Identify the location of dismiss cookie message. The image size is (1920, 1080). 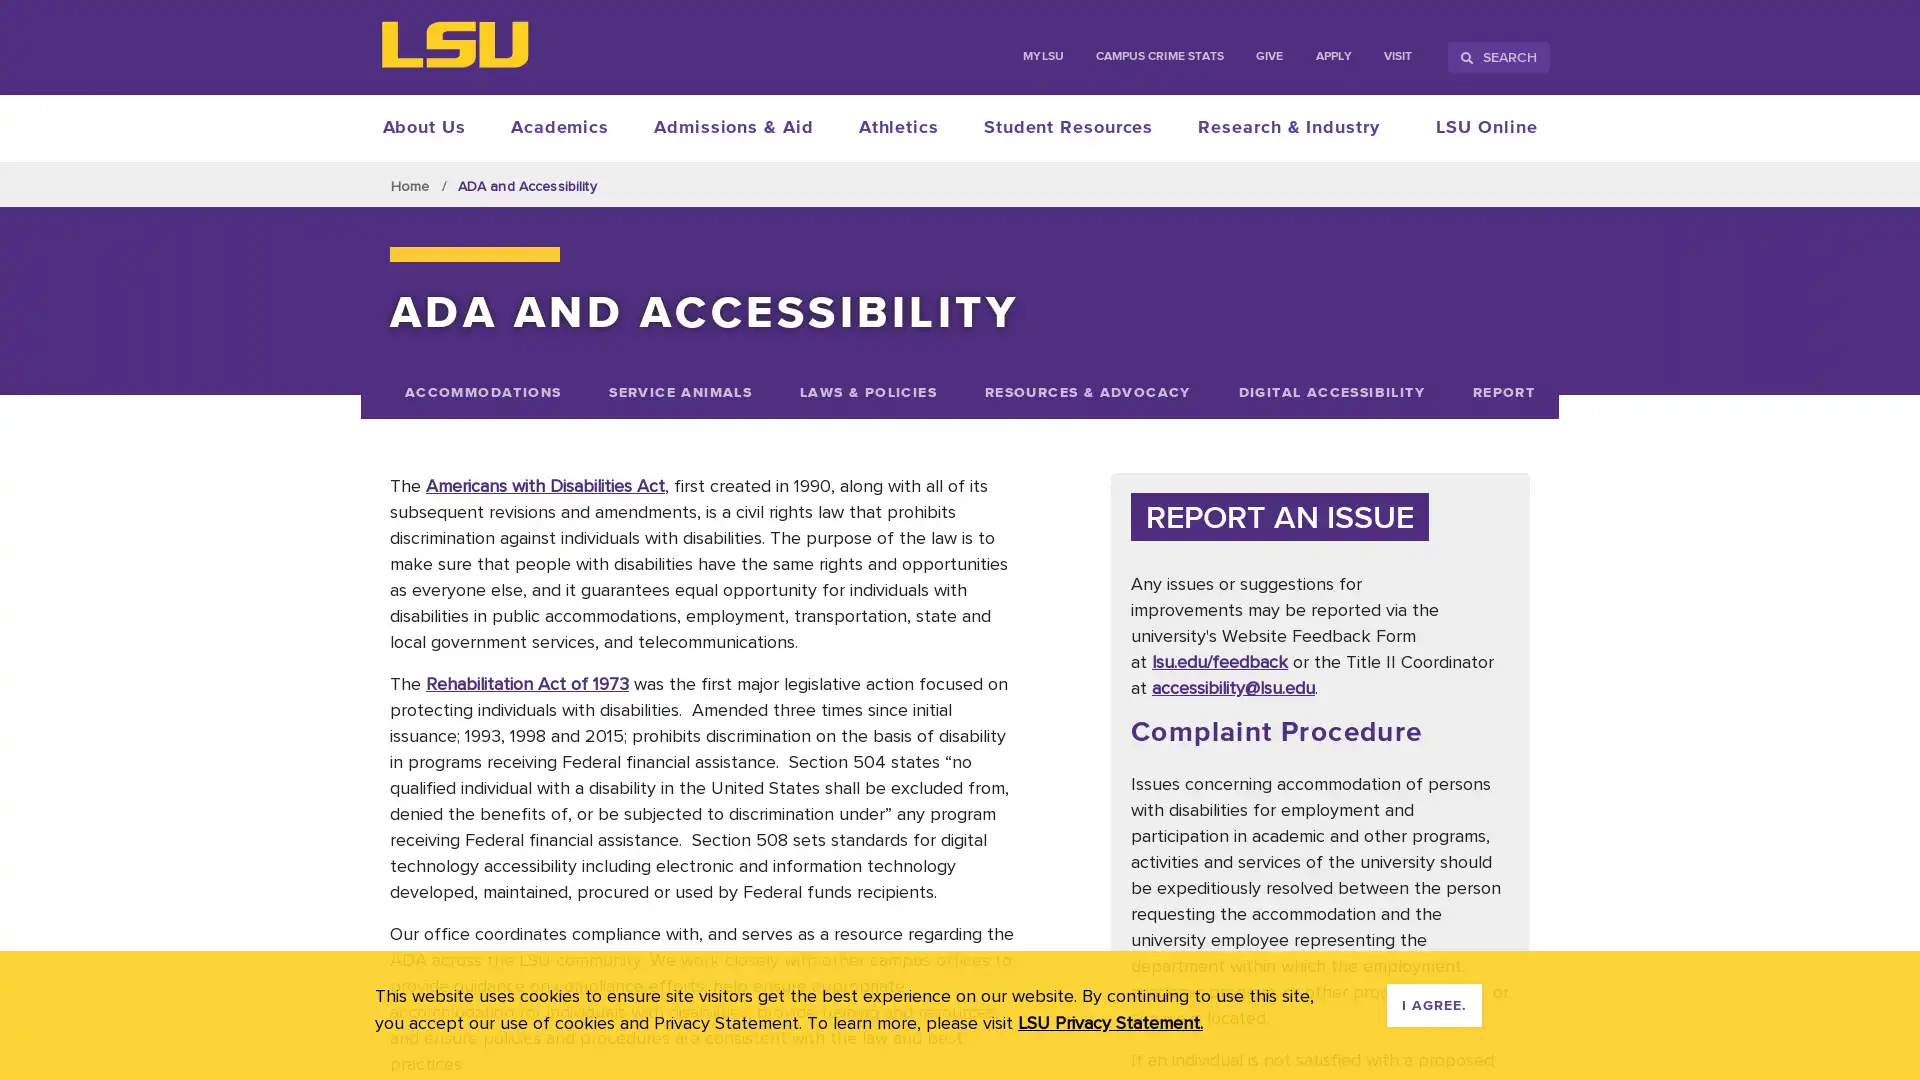
(1433, 1005).